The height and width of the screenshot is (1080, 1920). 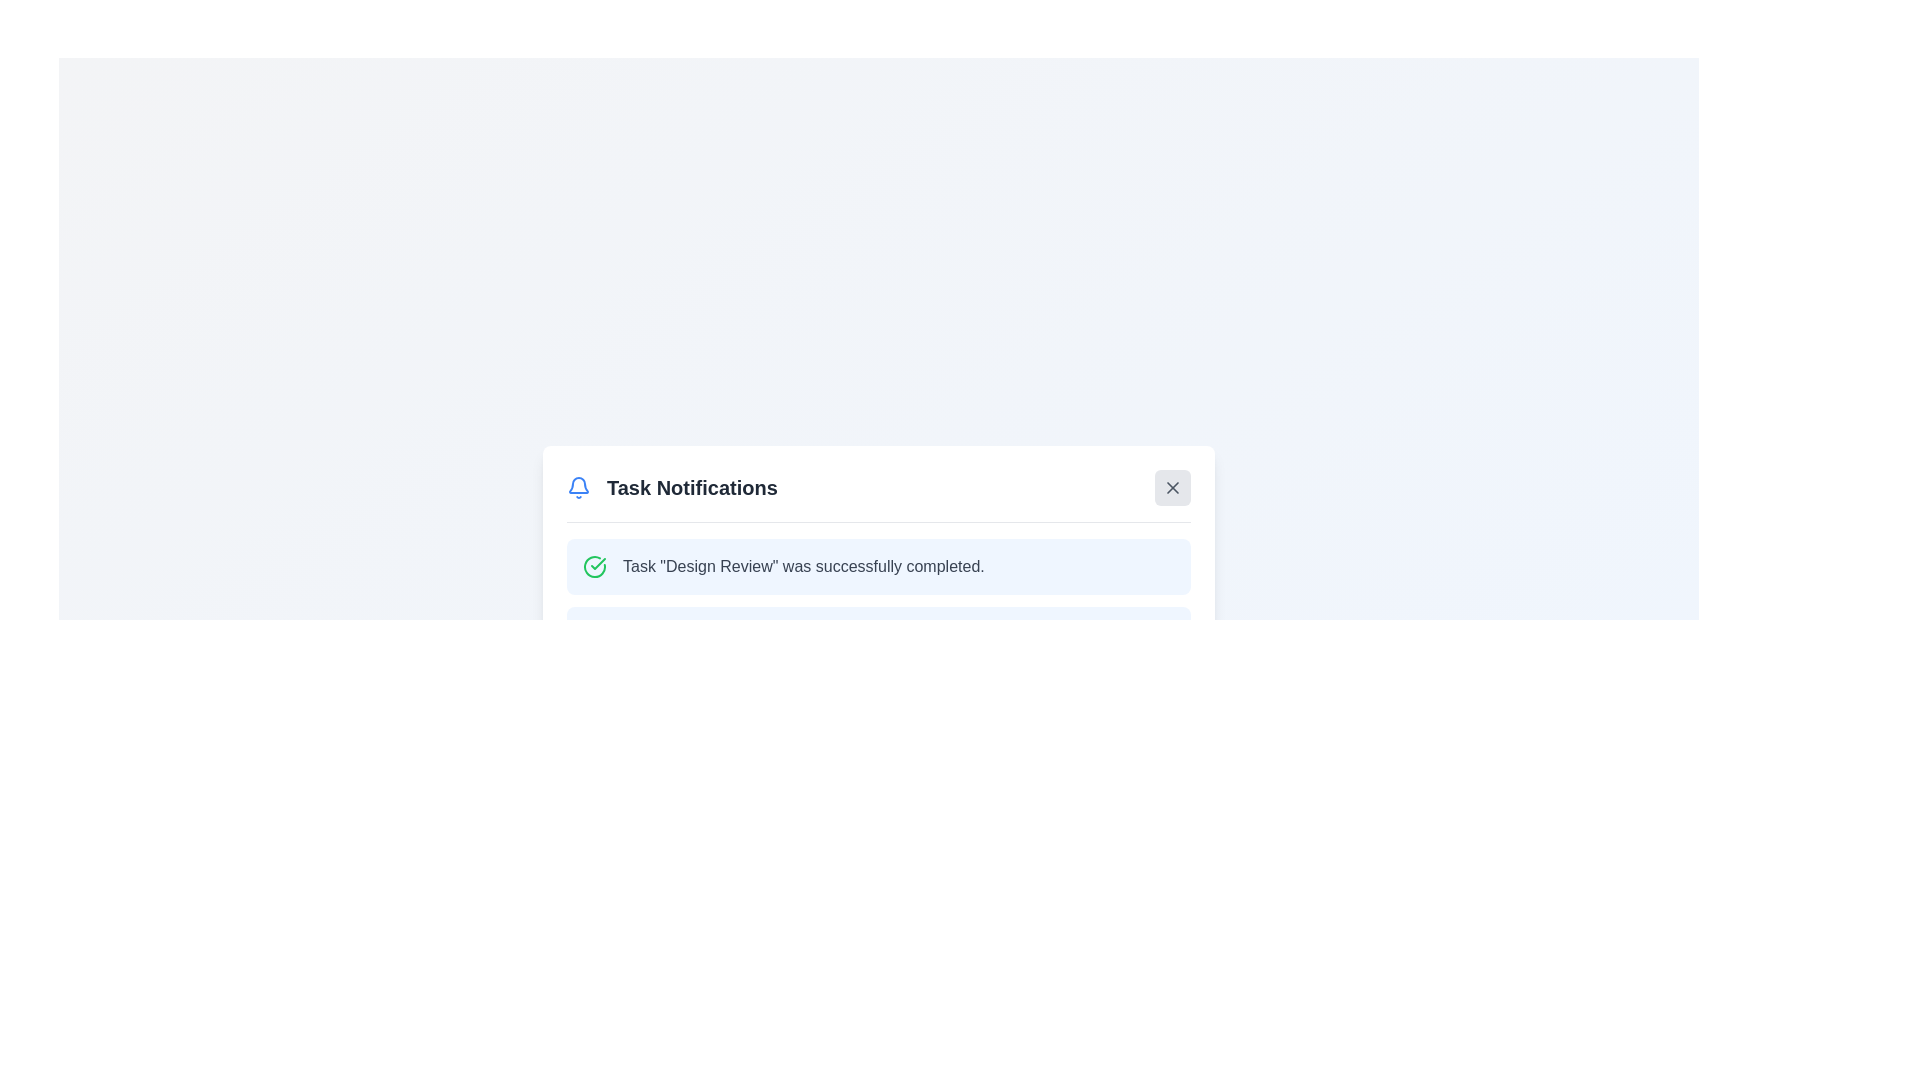 What do you see at coordinates (672, 487) in the screenshot?
I see `the 'Task Notifications' text label which features a bold, large font in dark gray color and is accompanied by a blue bell icon, located near the top left of the notification card, to the left of the close button` at bounding box center [672, 487].